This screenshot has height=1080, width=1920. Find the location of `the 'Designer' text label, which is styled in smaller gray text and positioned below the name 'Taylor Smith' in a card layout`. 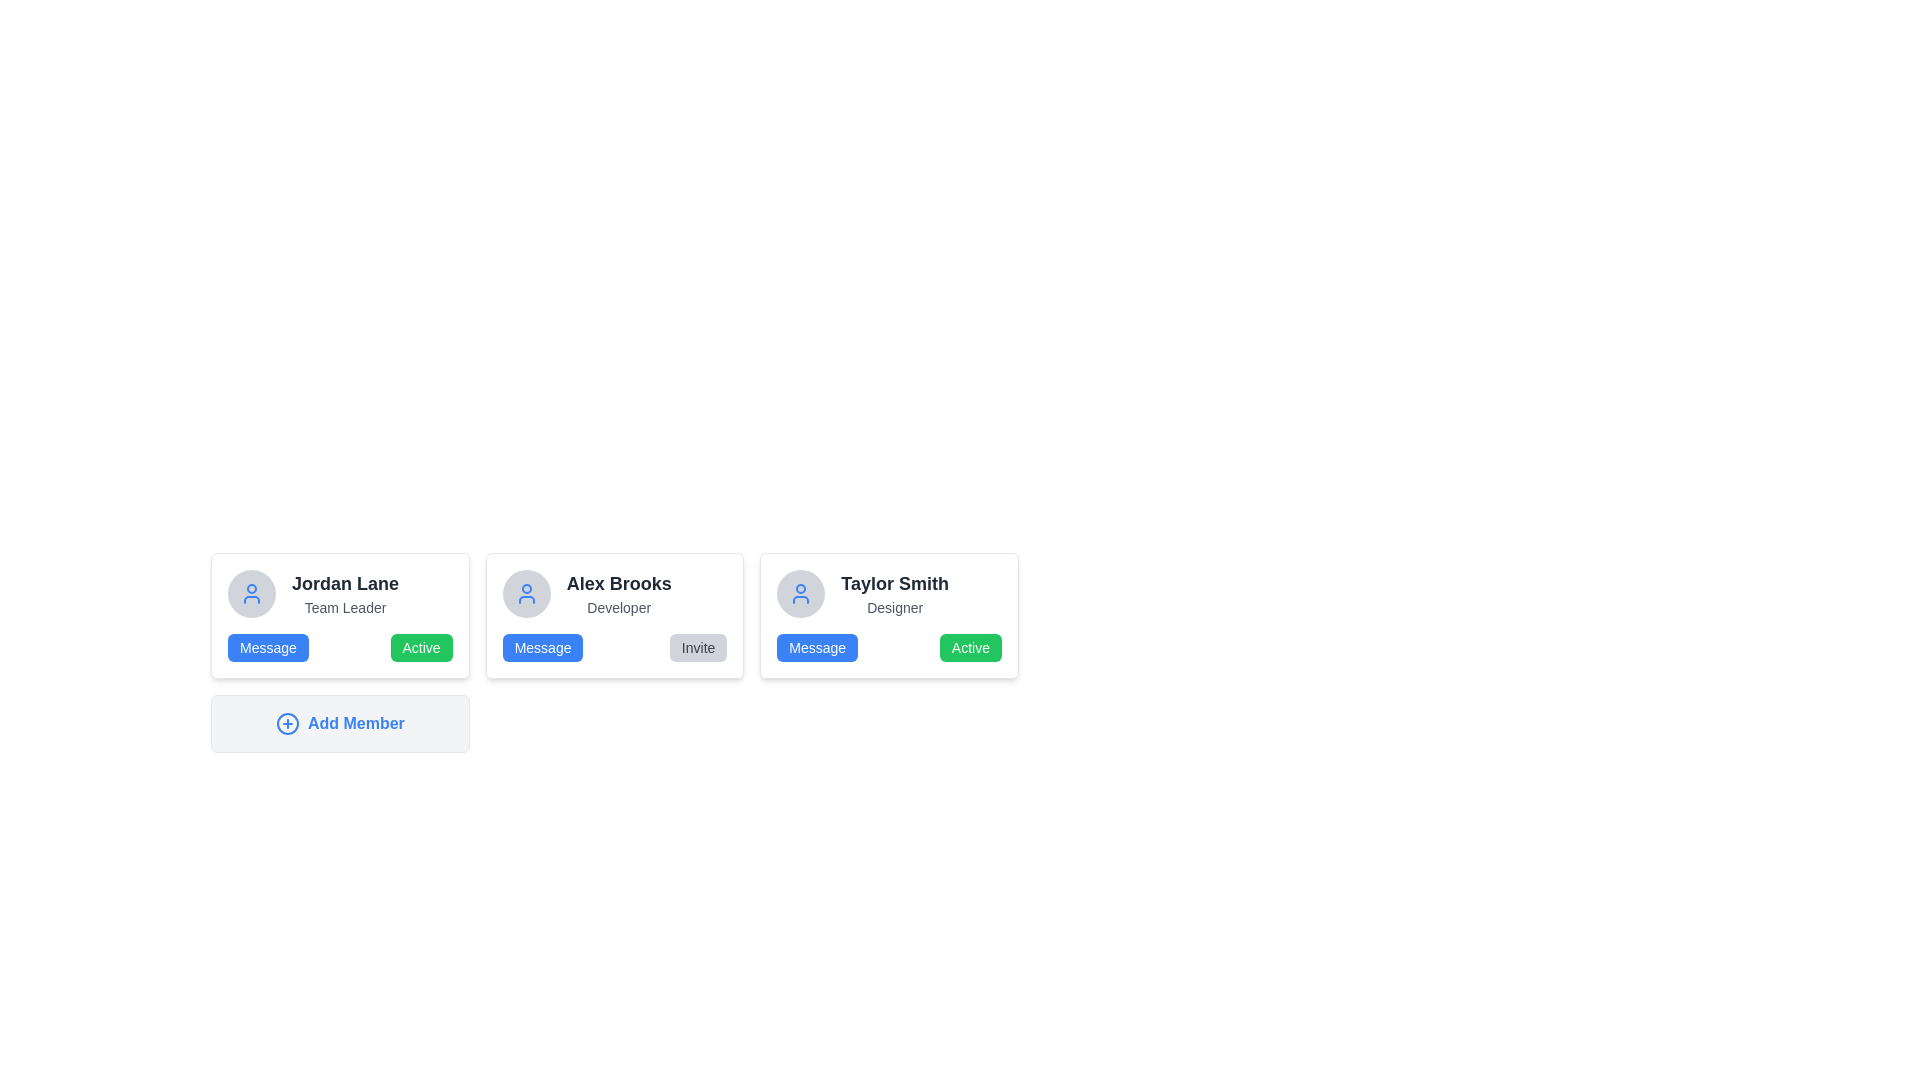

the 'Designer' text label, which is styled in smaller gray text and positioned below the name 'Taylor Smith' in a card layout is located at coordinates (894, 607).